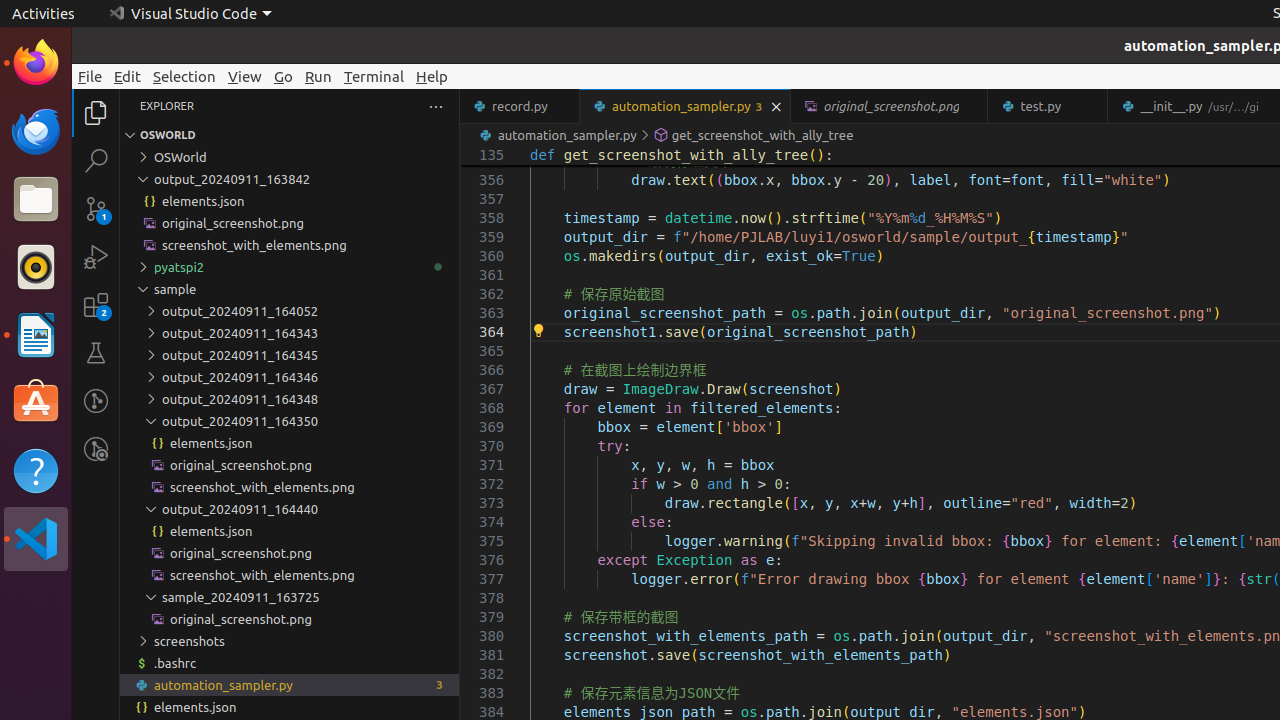 This screenshot has width=1280, height=720. What do you see at coordinates (317, 75) in the screenshot?
I see `'Run'` at bounding box center [317, 75].